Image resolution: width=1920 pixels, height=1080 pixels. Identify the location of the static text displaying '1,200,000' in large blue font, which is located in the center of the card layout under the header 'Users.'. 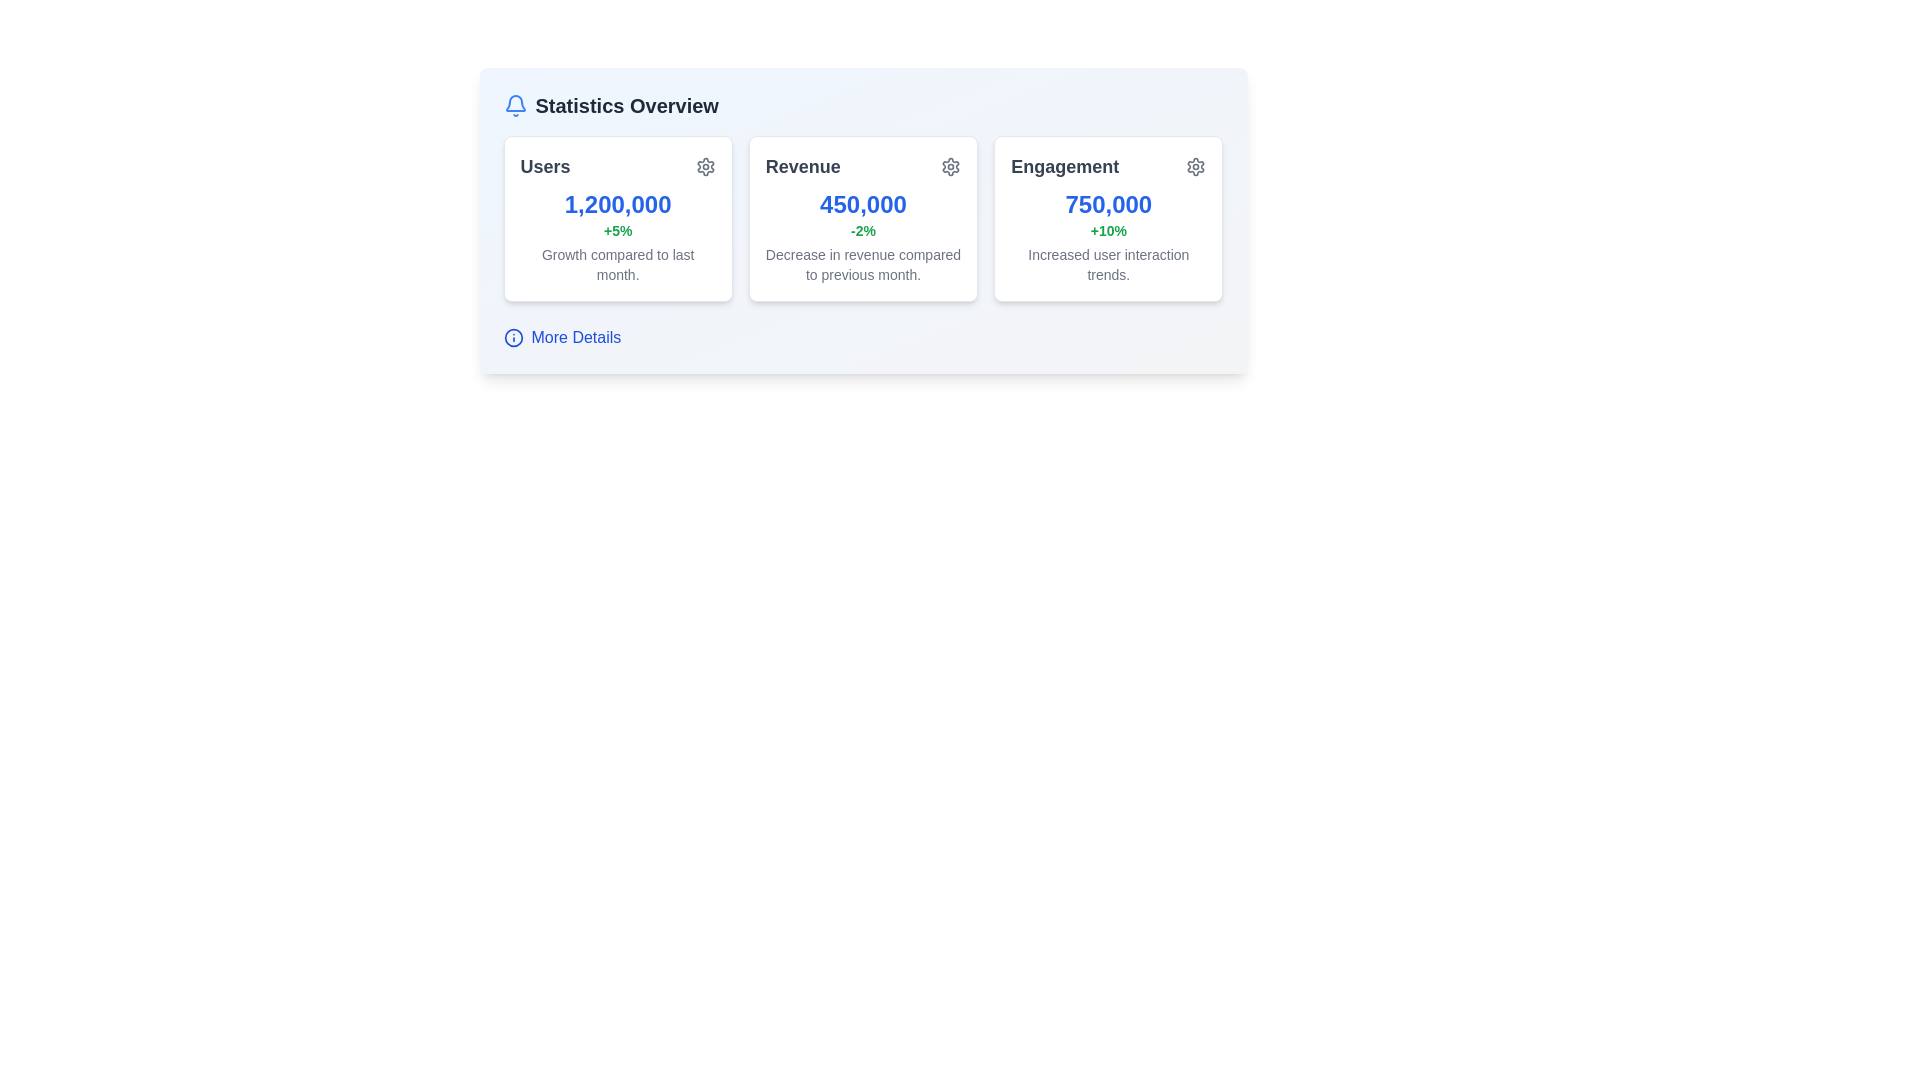
(617, 204).